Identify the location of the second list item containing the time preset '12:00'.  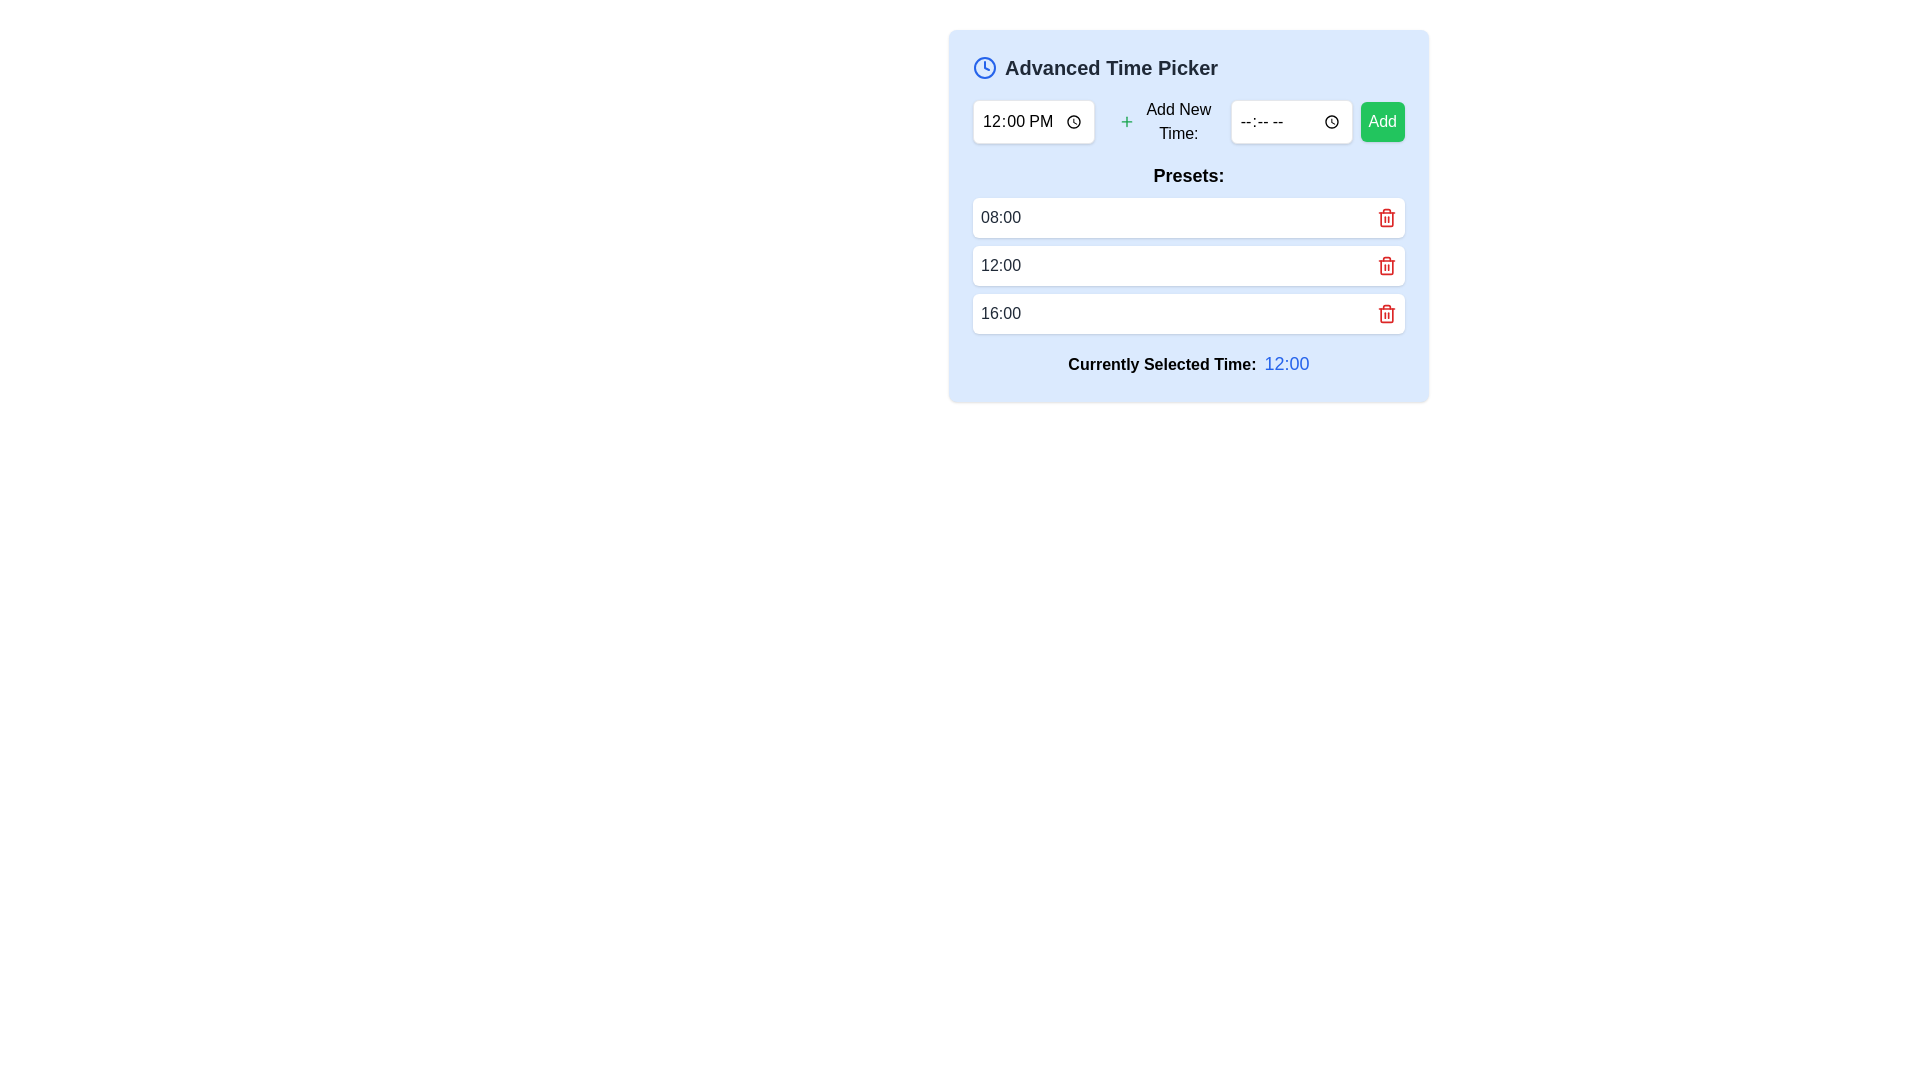
(1189, 265).